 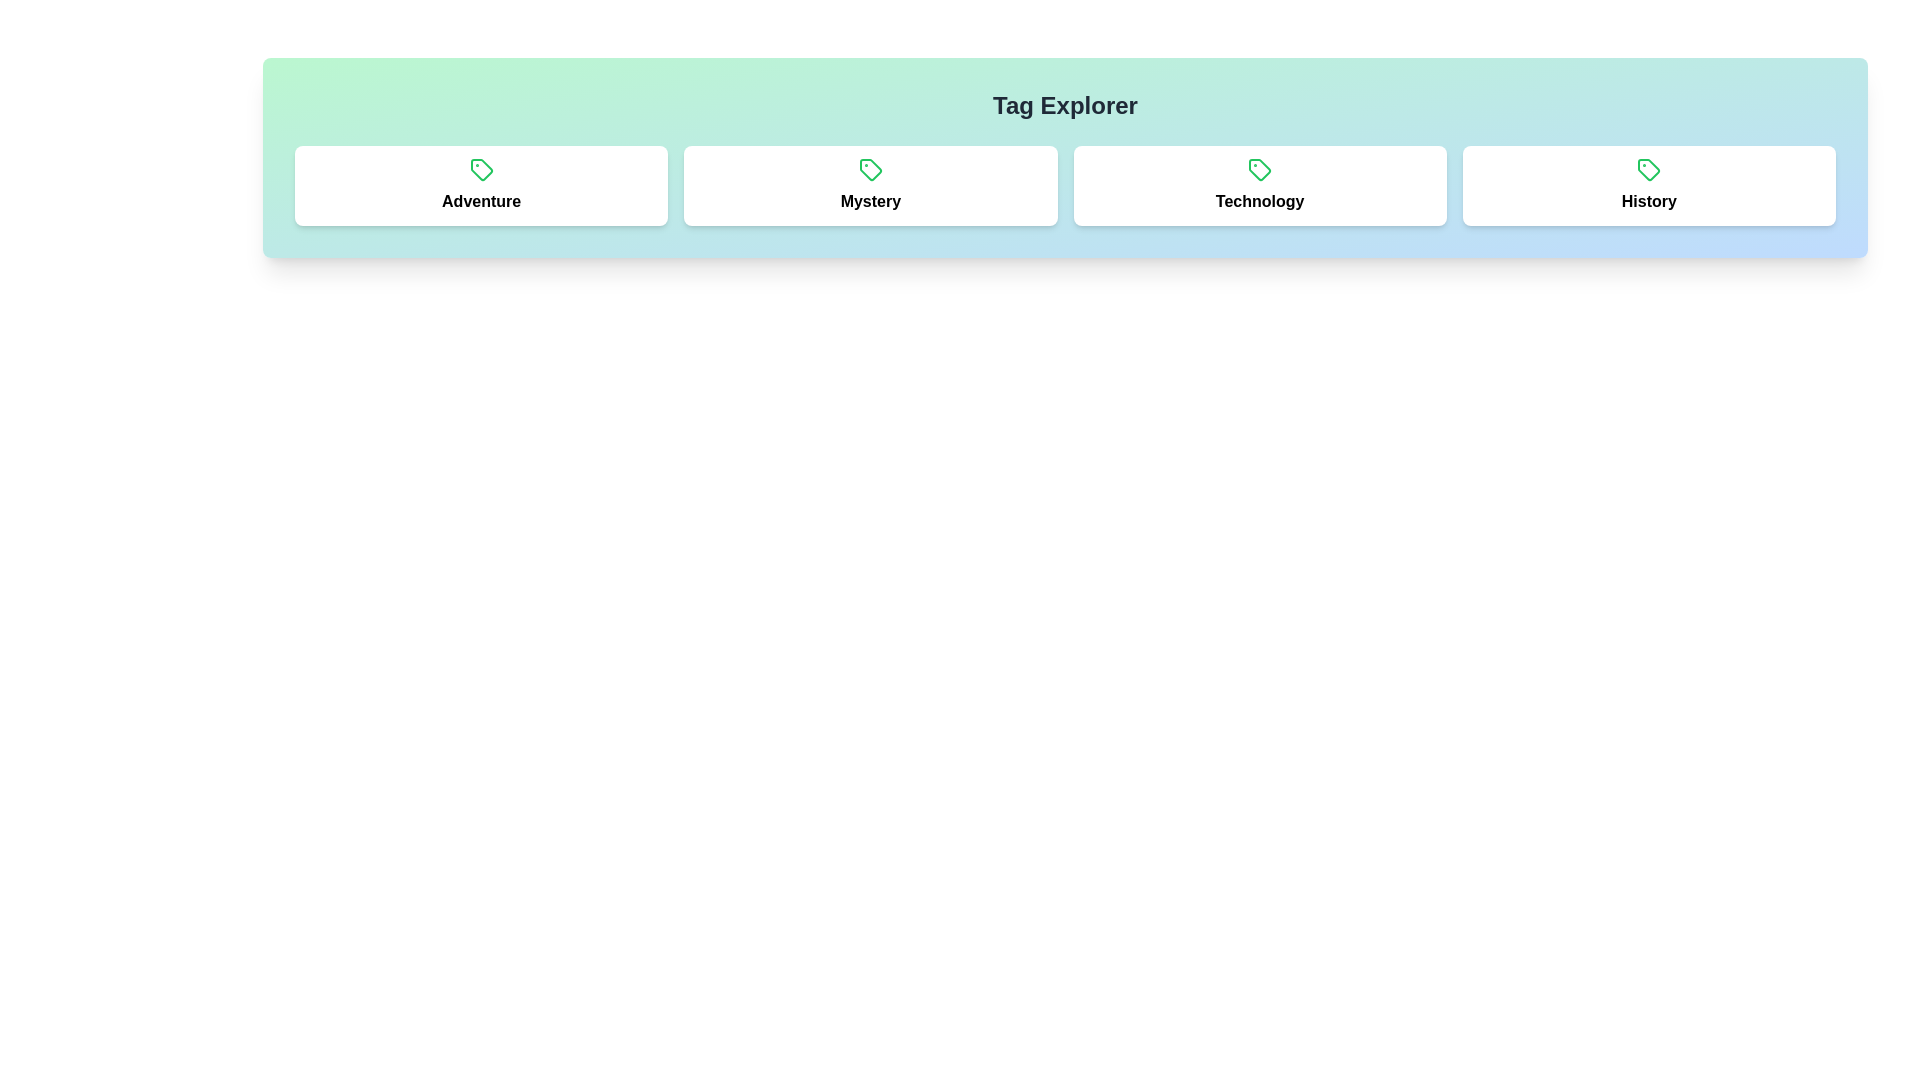 I want to click on the 'Mystery' category button, which is a rectangular button with a shadowed border, rounded corners, a green tag icon, and bold black text, so click(x=870, y=185).